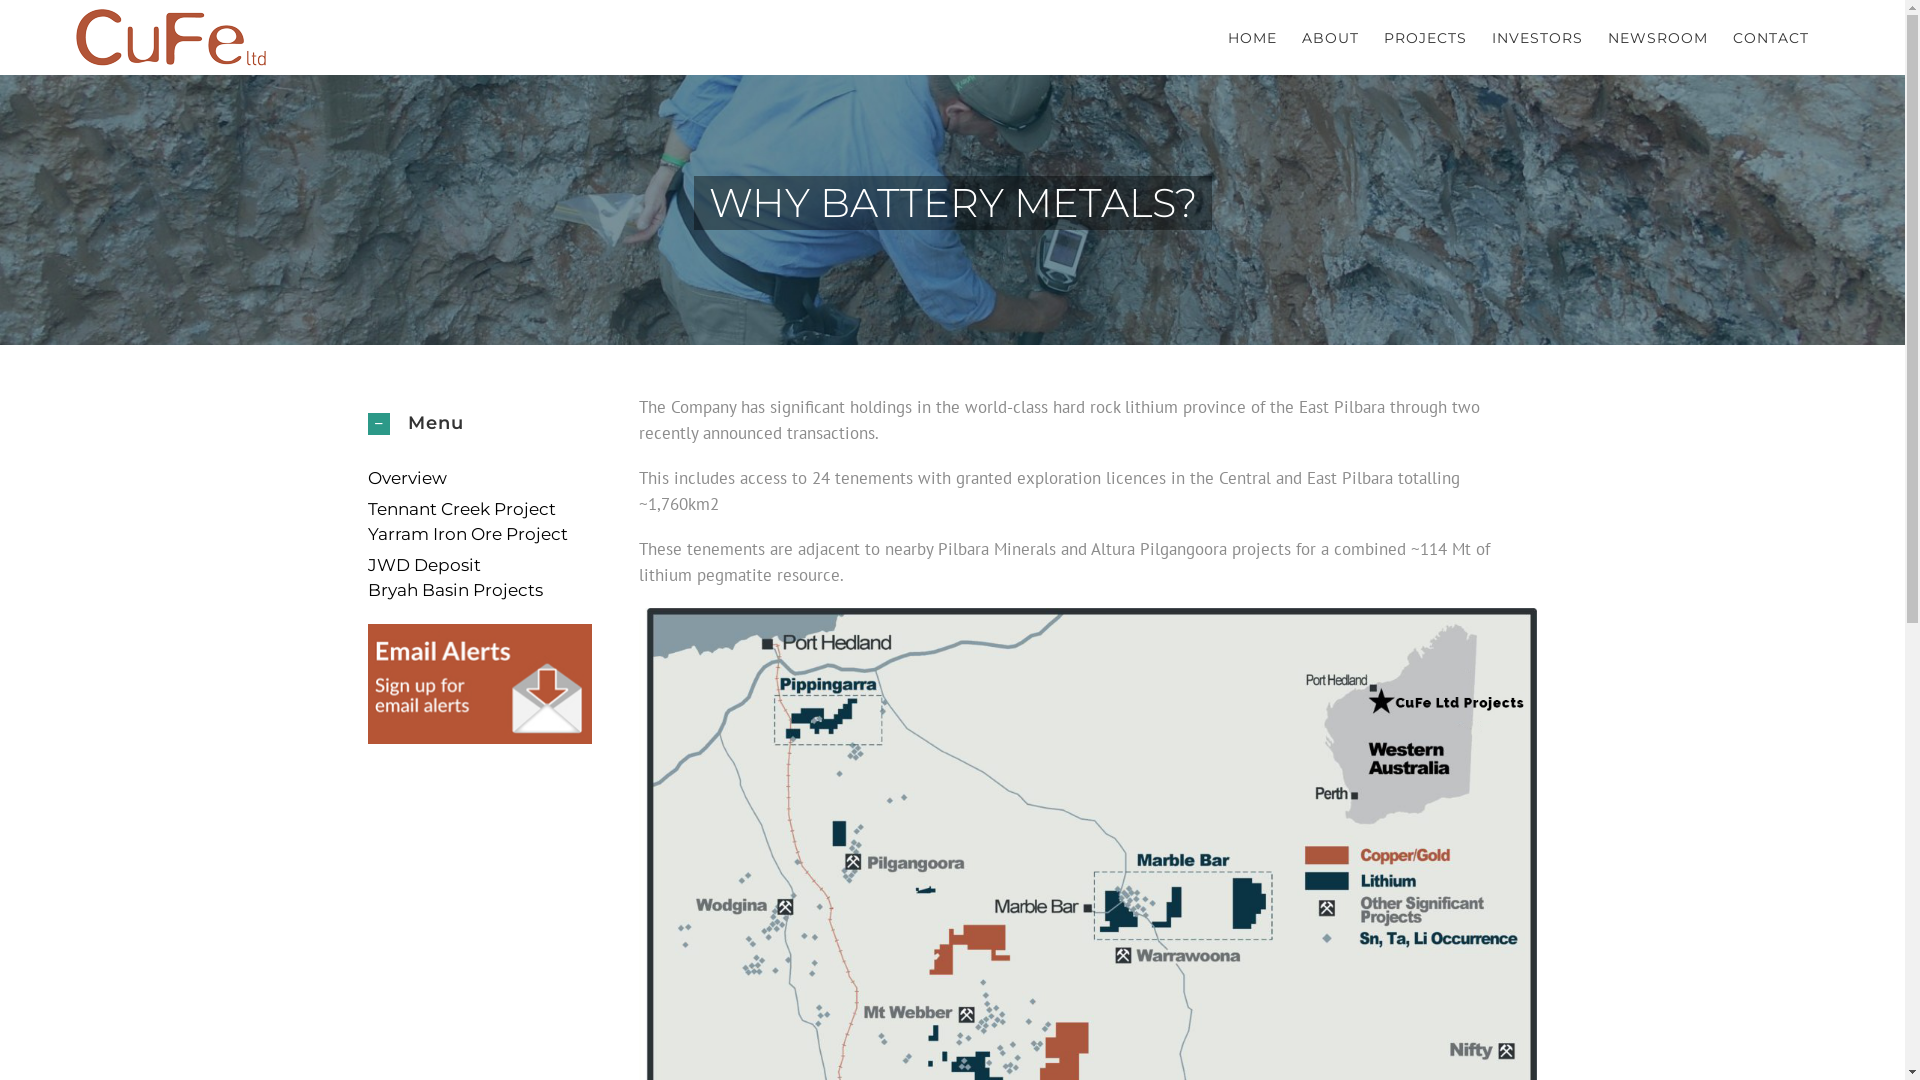 The width and height of the screenshot is (1920, 1080). What do you see at coordinates (1424, 37) in the screenshot?
I see `'PROJECTS'` at bounding box center [1424, 37].